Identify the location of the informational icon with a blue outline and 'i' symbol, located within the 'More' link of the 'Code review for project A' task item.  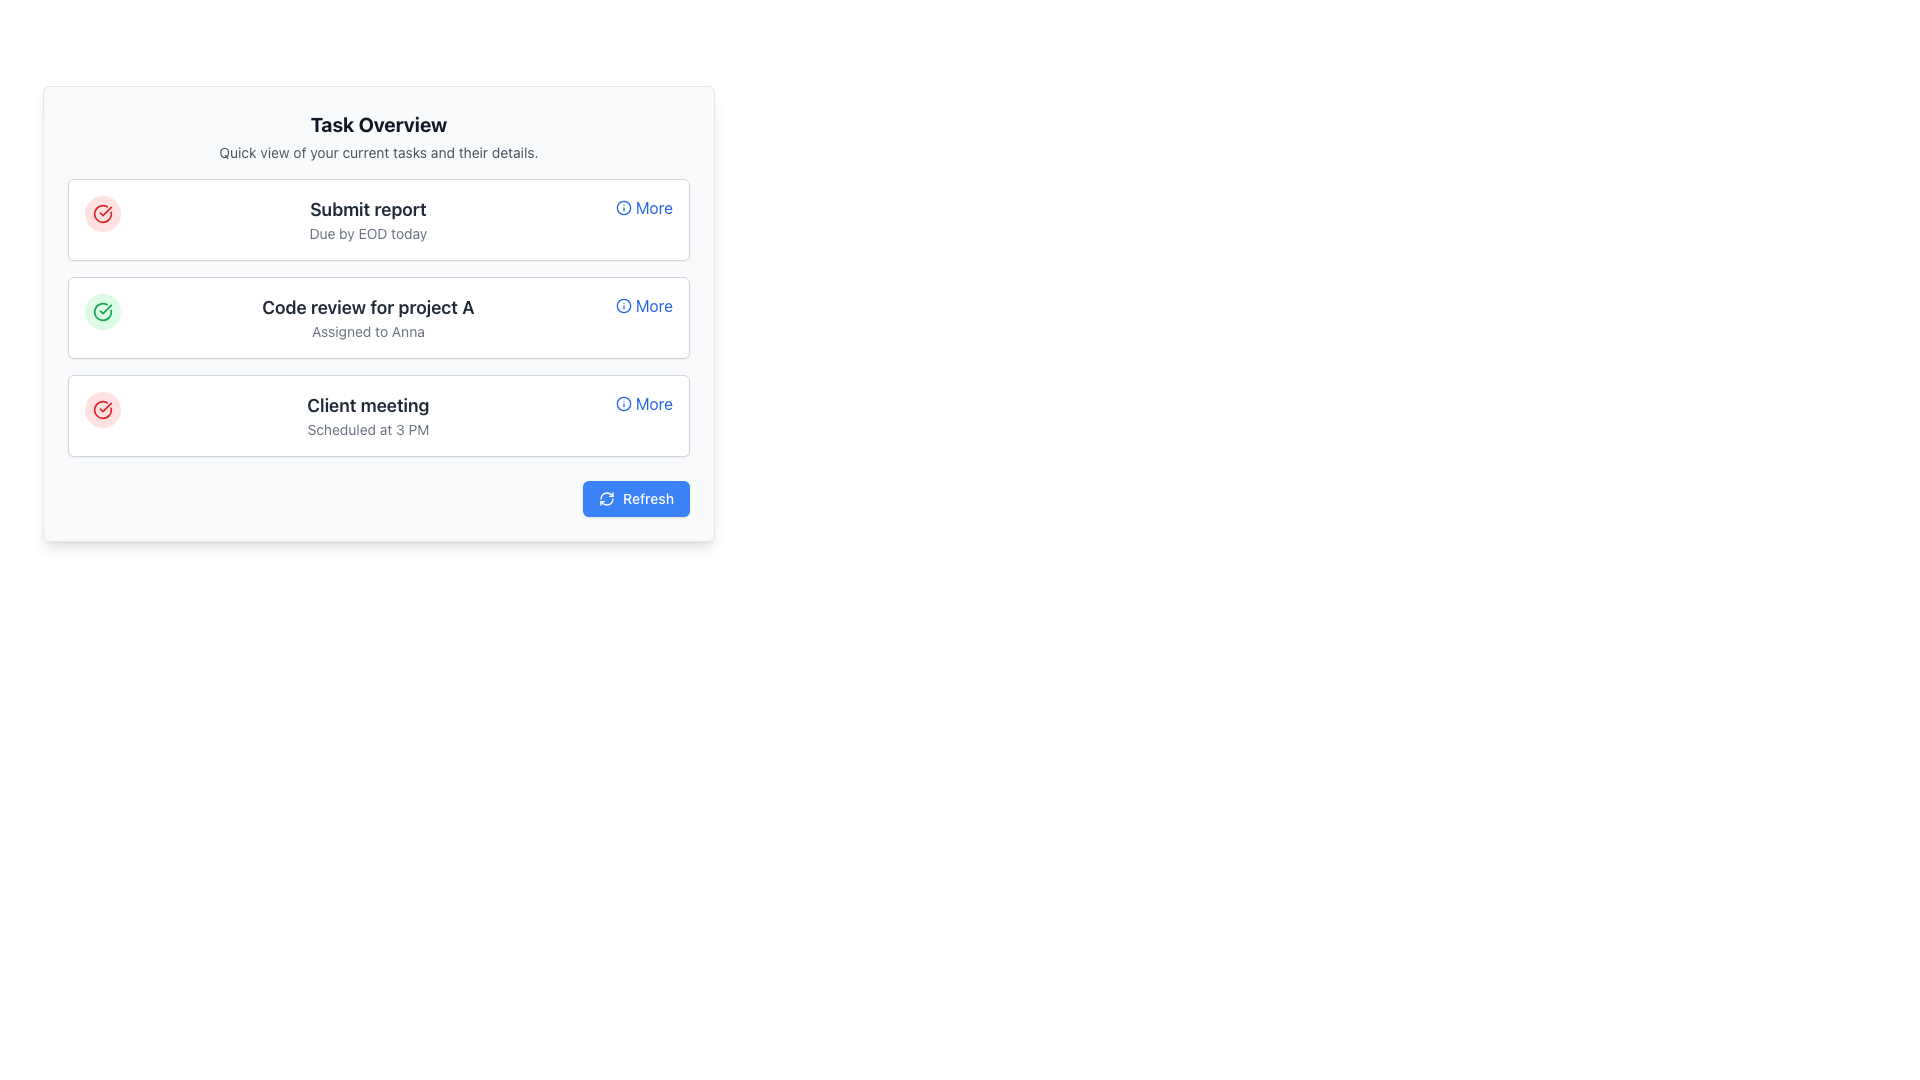
(622, 305).